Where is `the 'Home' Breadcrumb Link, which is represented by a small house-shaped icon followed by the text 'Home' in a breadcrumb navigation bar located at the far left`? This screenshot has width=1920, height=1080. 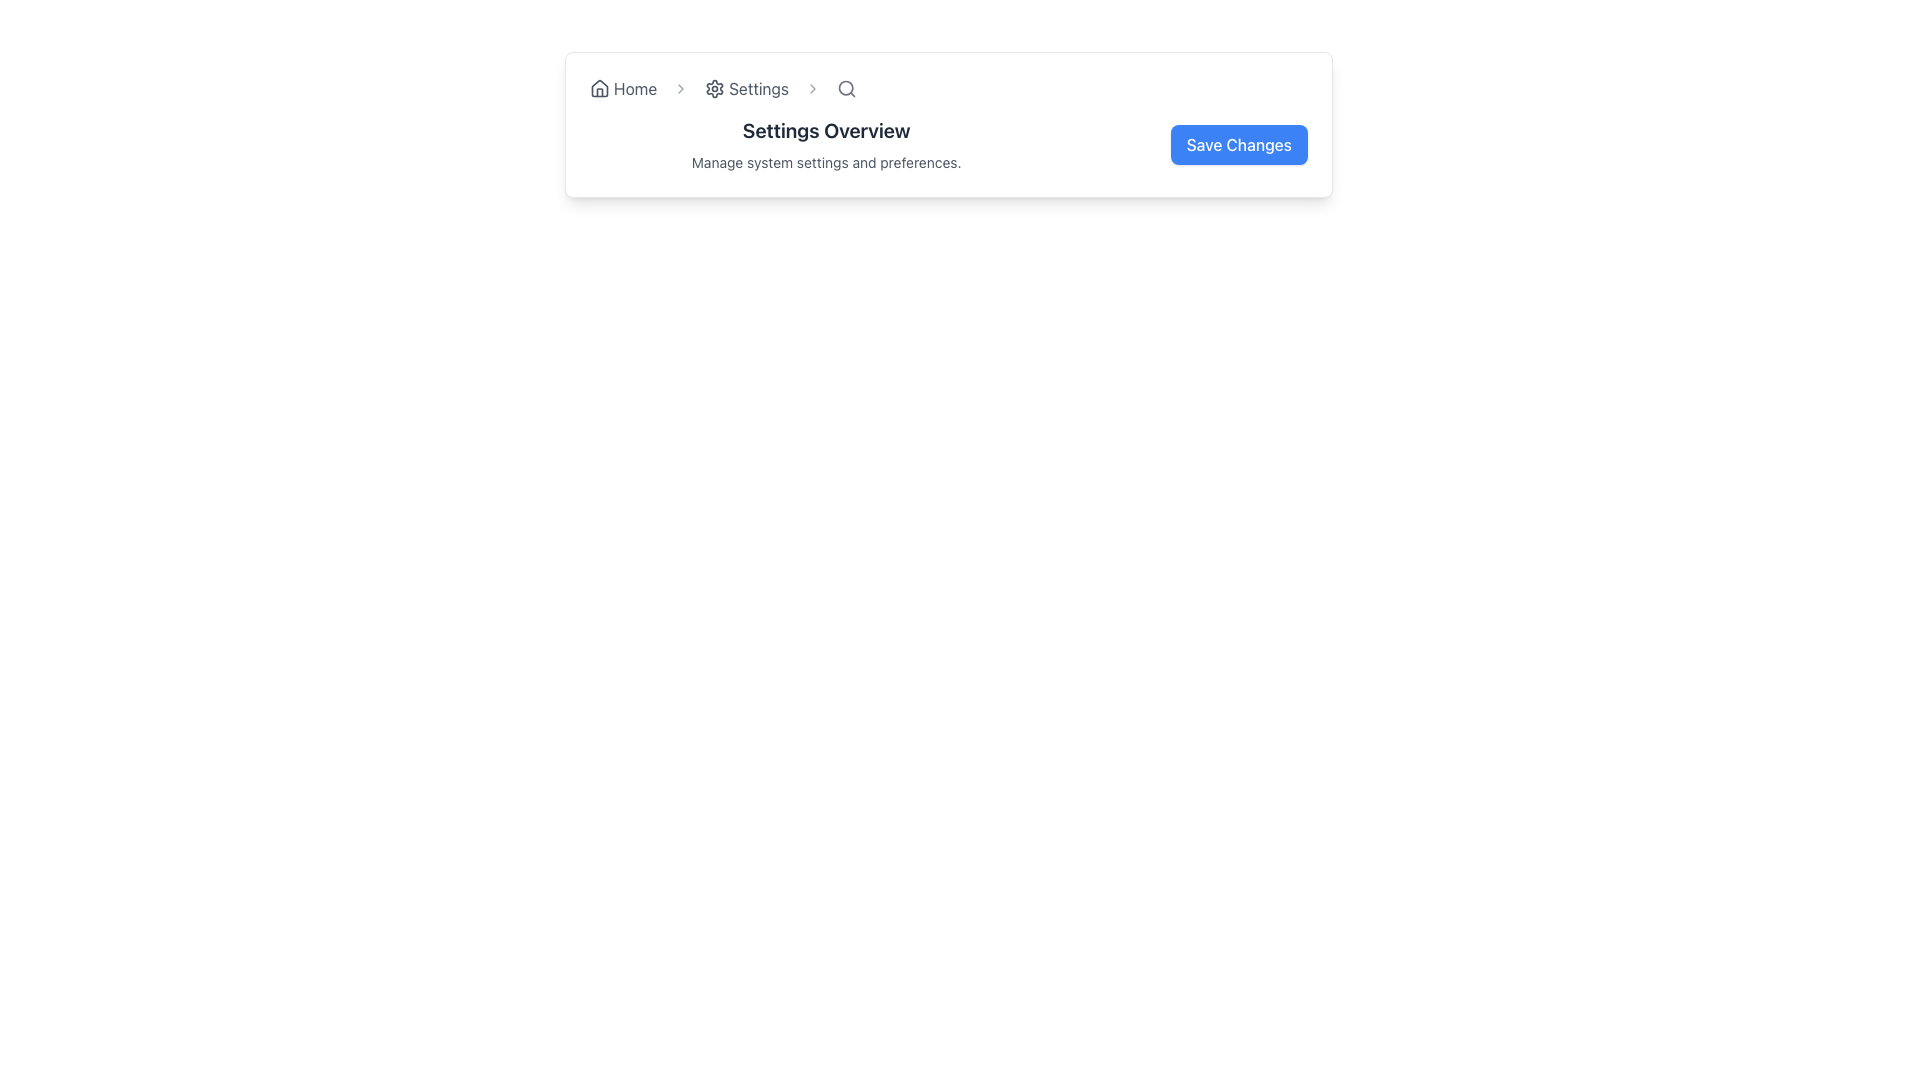 the 'Home' Breadcrumb Link, which is represented by a small house-shaped icon followed by the text 'Home' in a breadcrumb navigation bar located at the far left is located at coordinates (622, 87).